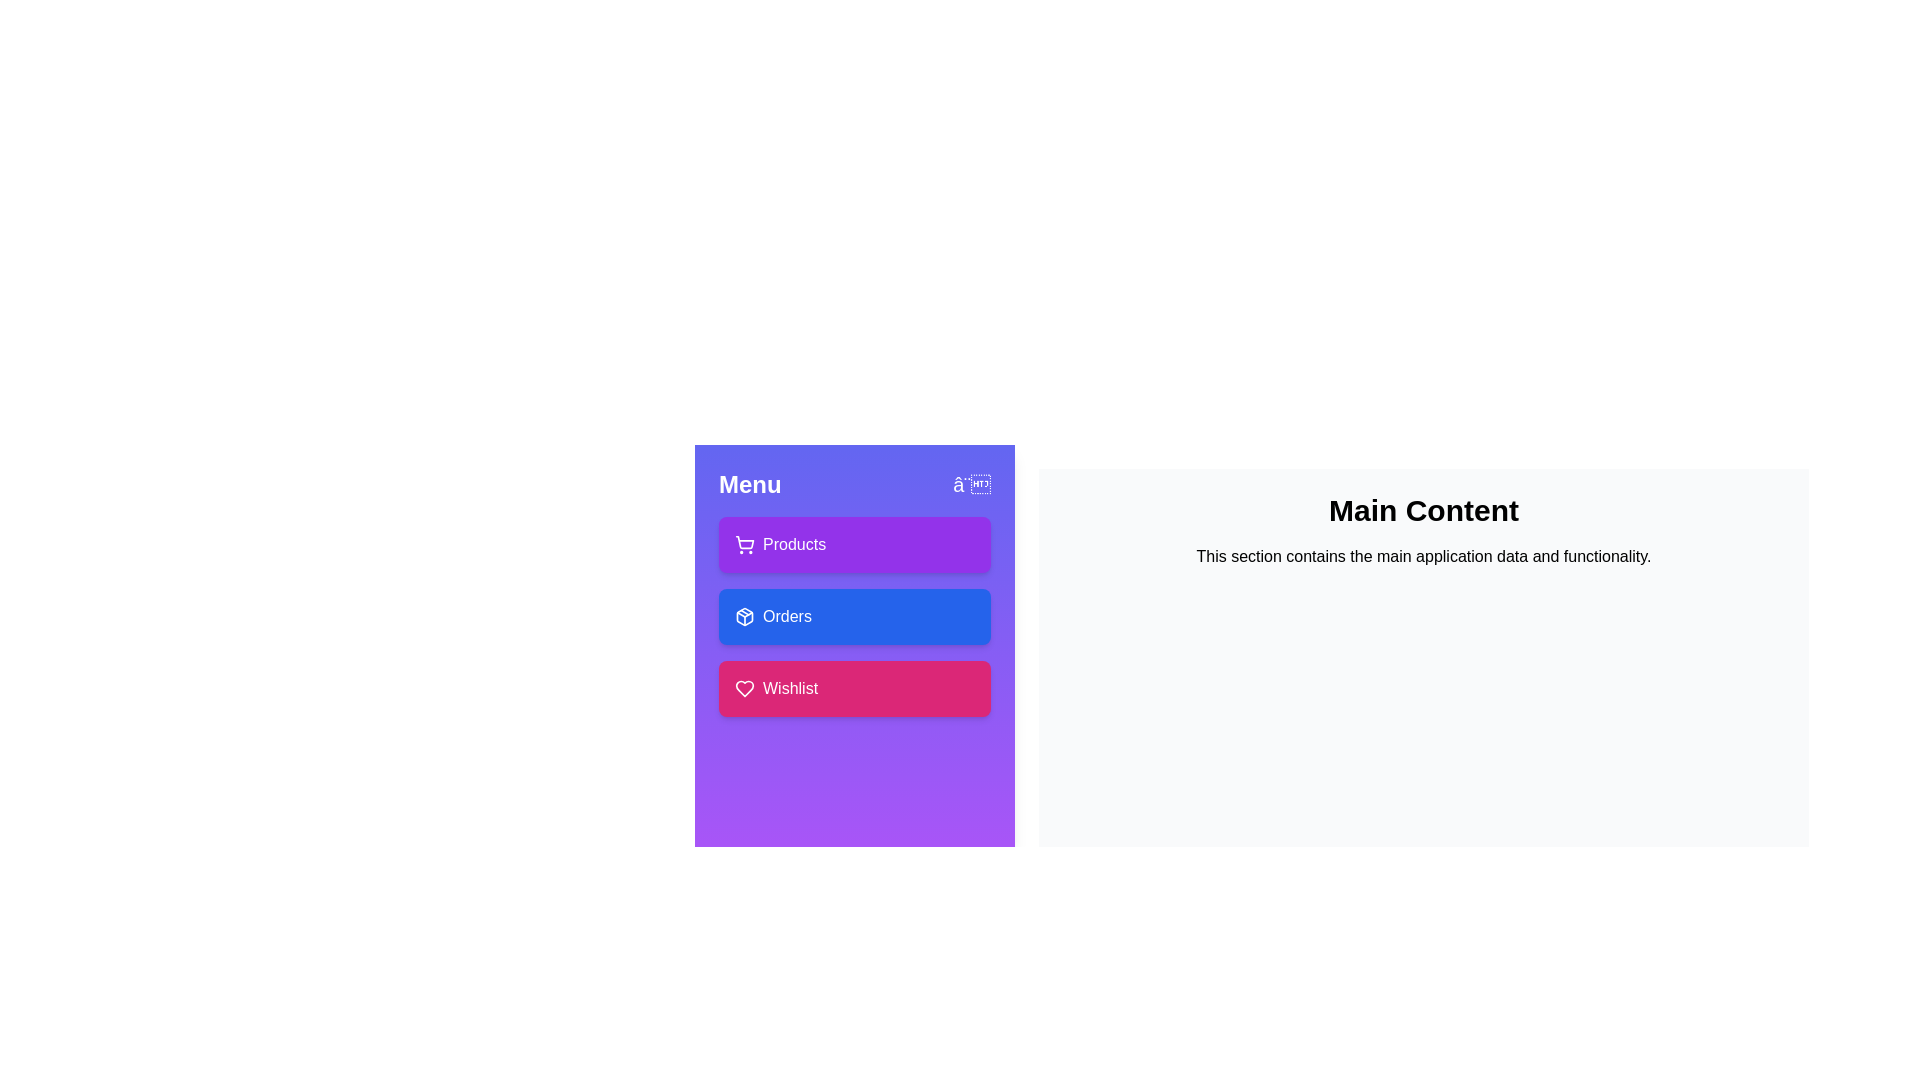 This screenshot has width=1920, height=1080. Describe the element at coordinates (854, 688) in the screenshot. I see `the Wishlist button to navigate to the Wishlist section` at that location.